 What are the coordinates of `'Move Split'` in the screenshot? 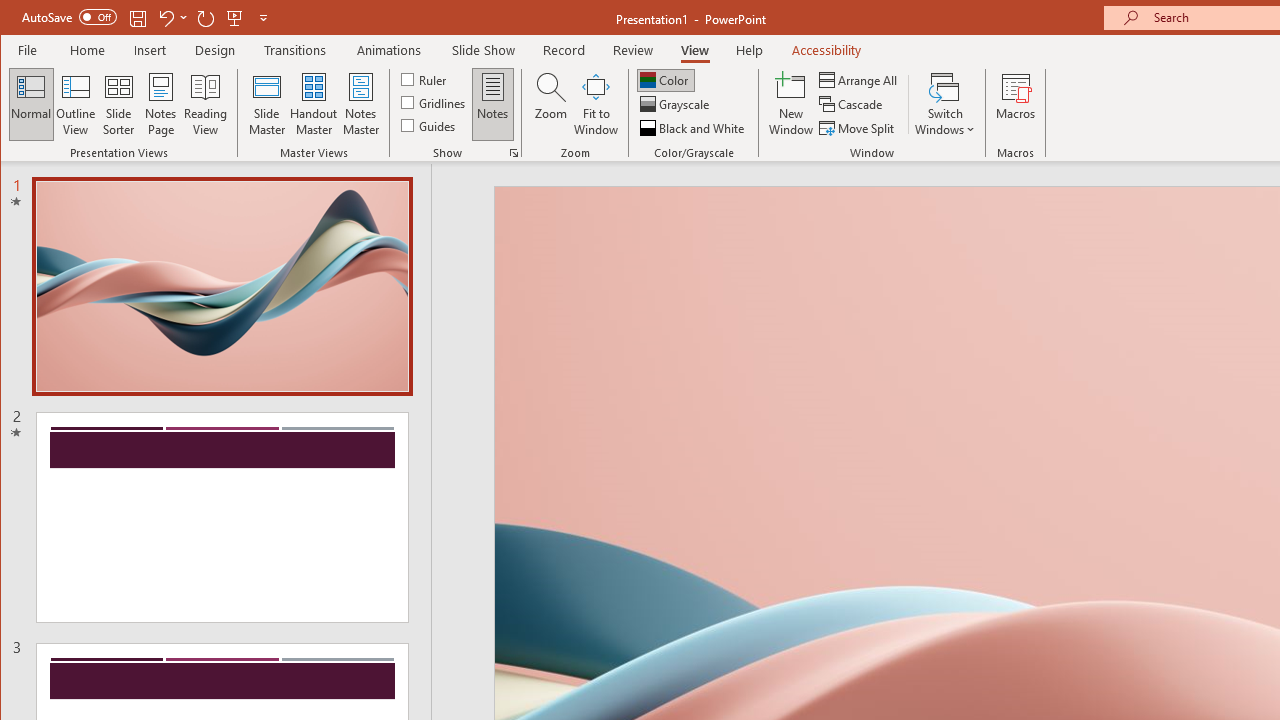 It's located at (858, 128).